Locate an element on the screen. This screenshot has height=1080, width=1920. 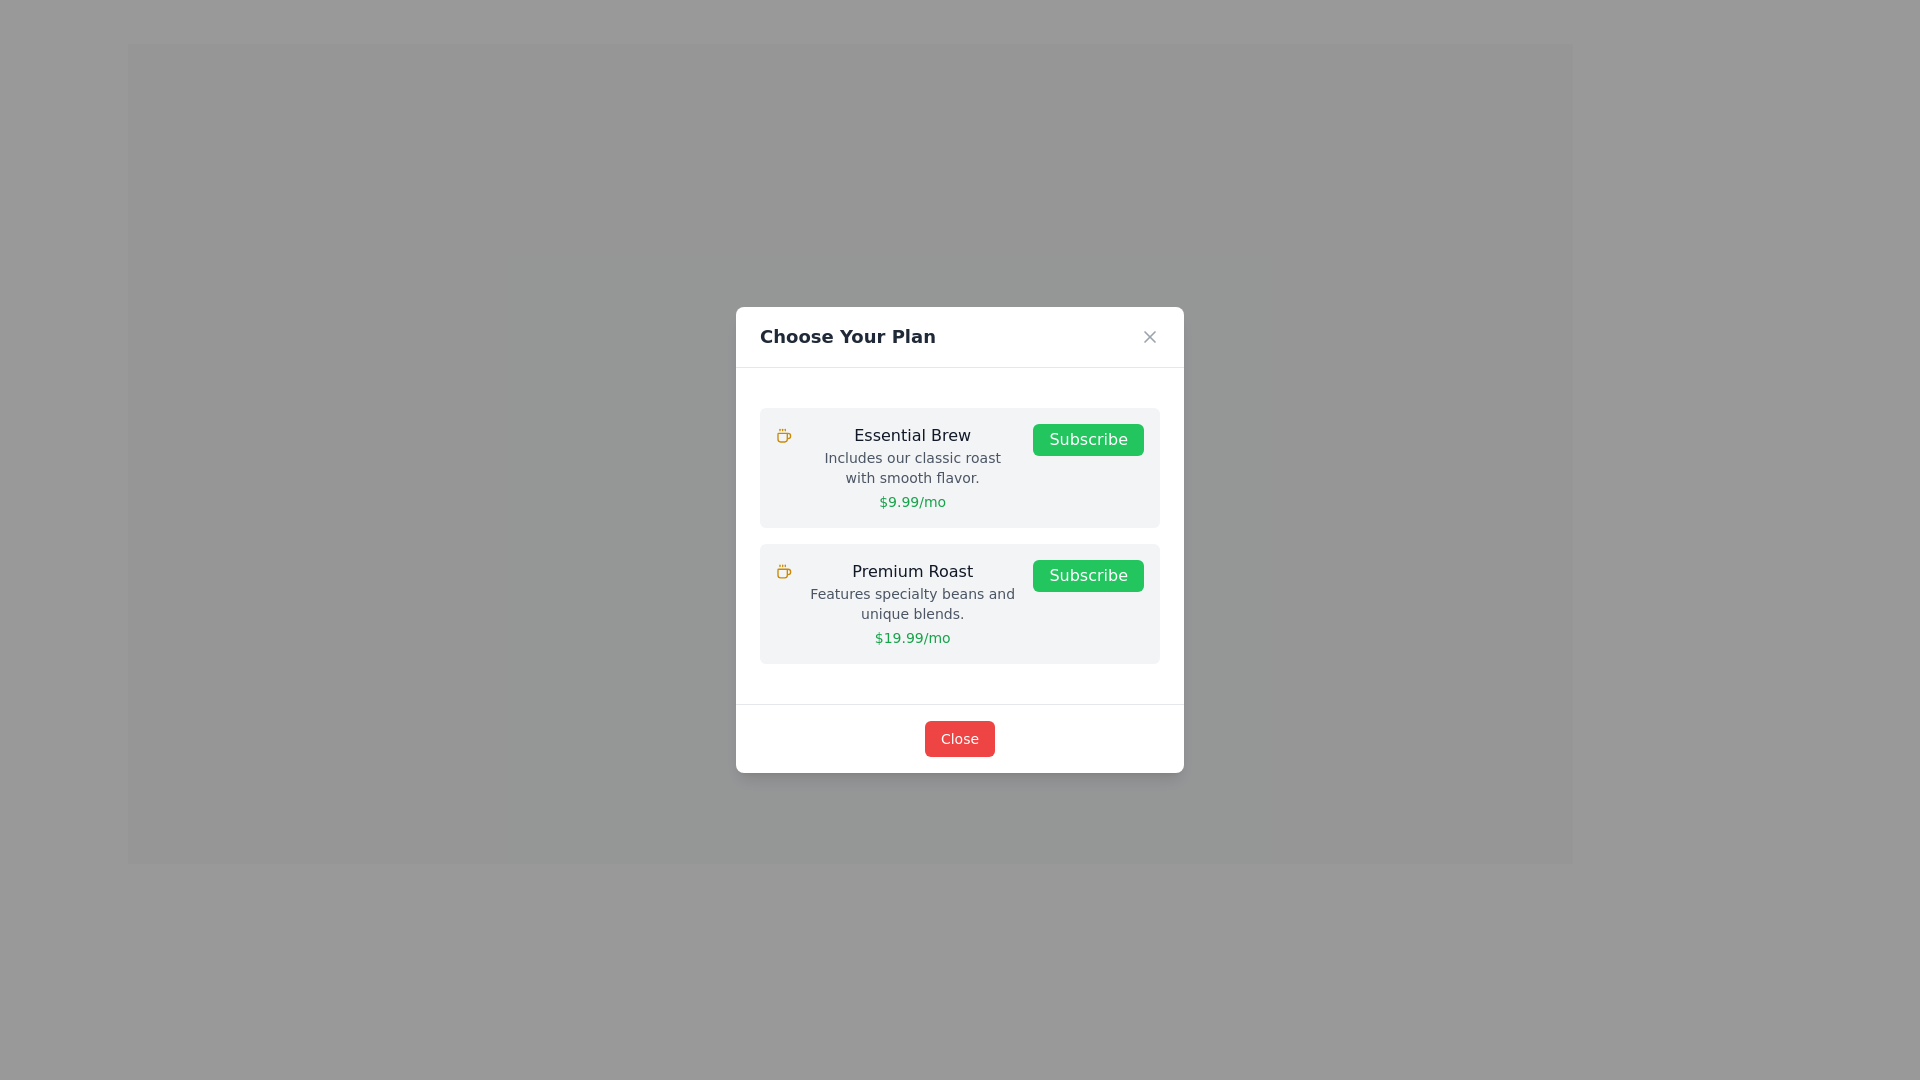
the decorative icon representing the Premium Roast subscription plan, located centrally on the left side of the text content within the subscription card is located at coordinates (783, 571).